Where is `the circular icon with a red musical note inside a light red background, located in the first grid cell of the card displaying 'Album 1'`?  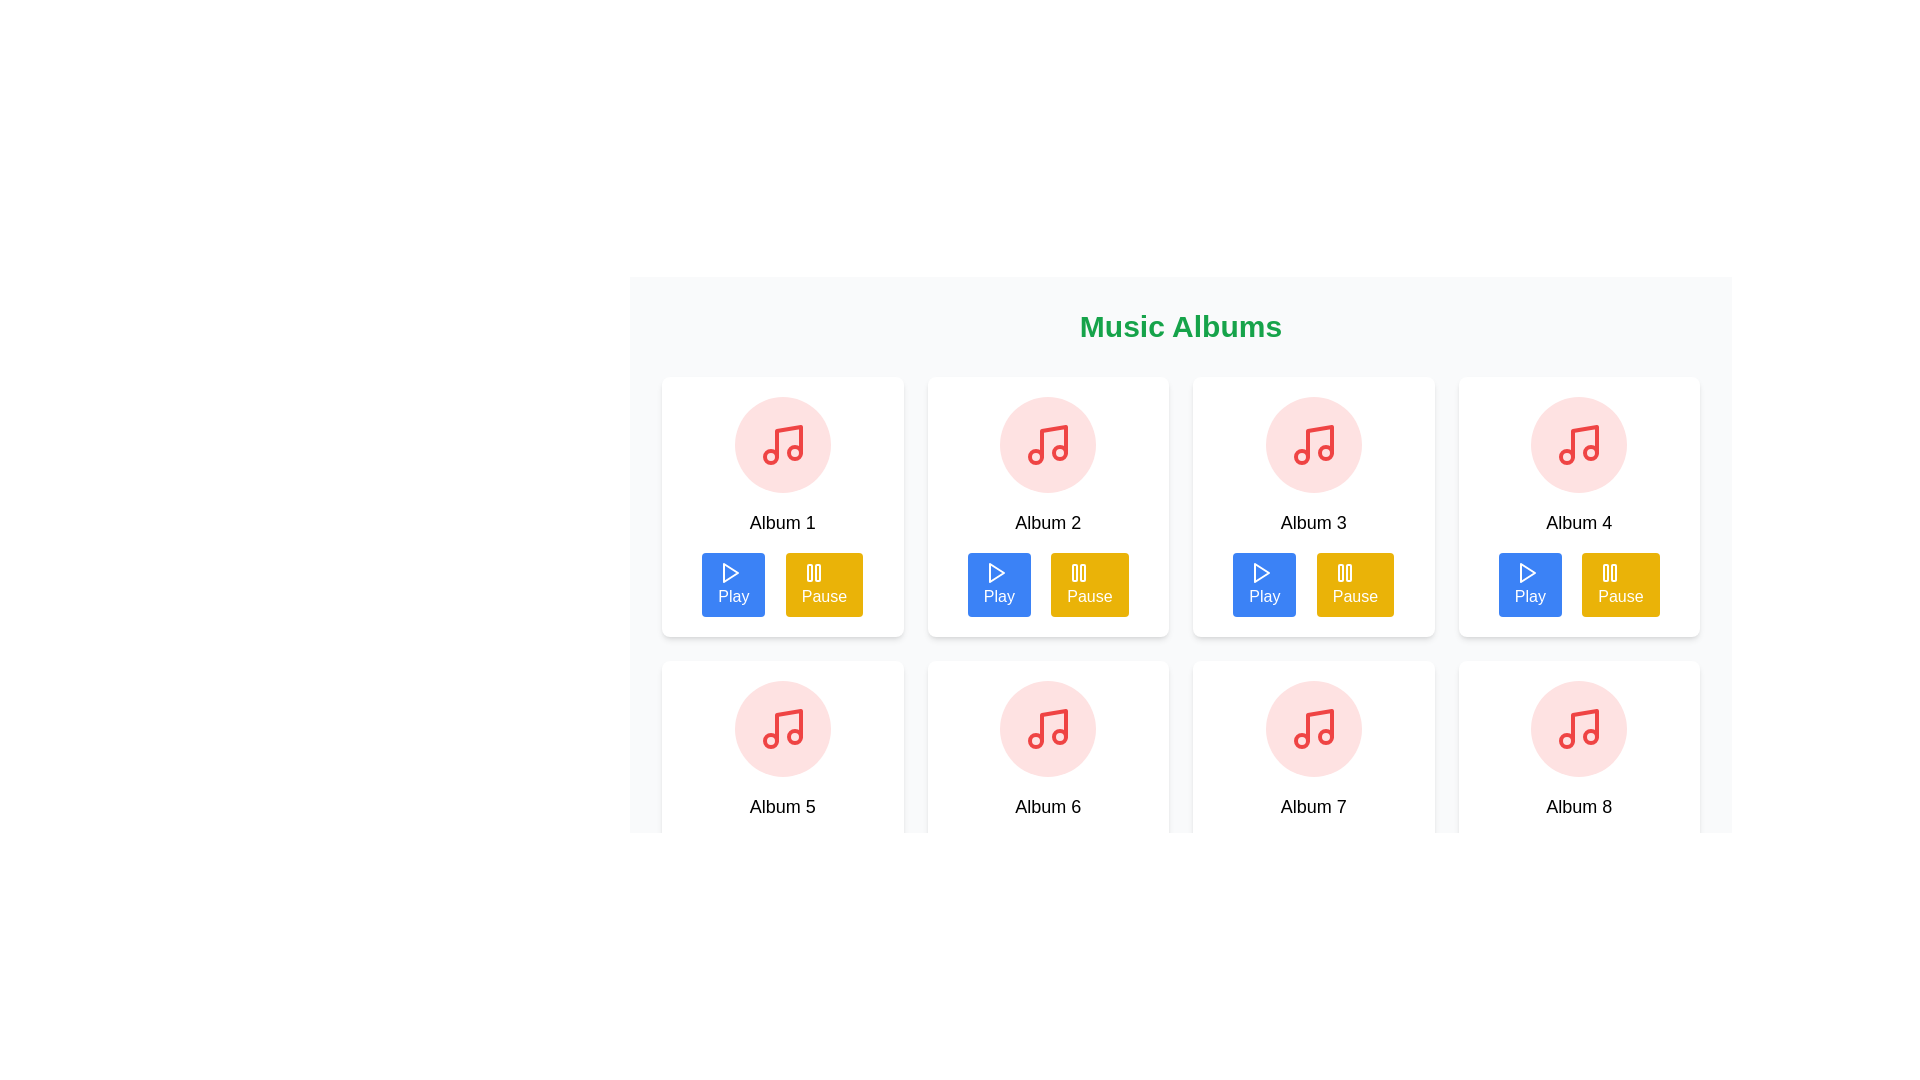 the circular icon with a red musical note inside a light red background, located in the first grid cell of the card displaying 'Album 1' is located at coordinates (781, 443).